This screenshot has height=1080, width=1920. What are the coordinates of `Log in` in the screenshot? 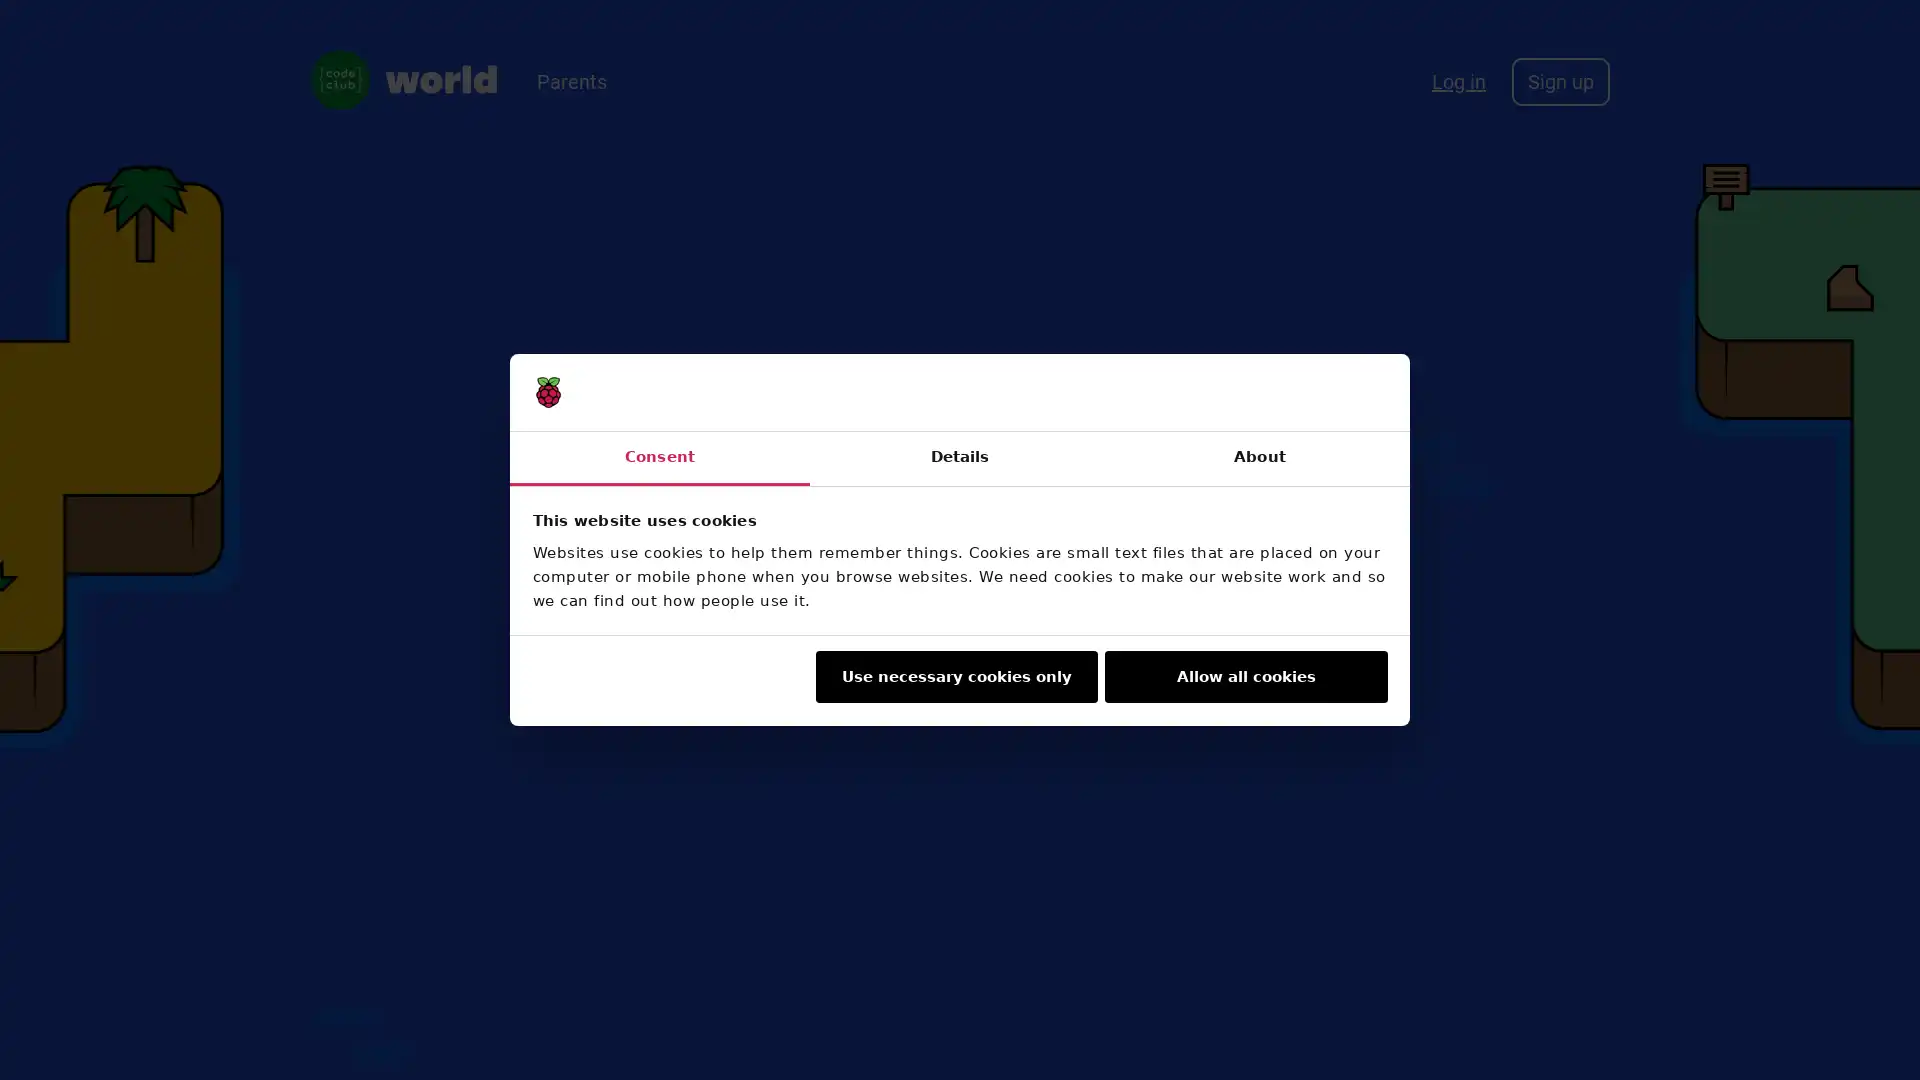 It's located at (1459, 80).